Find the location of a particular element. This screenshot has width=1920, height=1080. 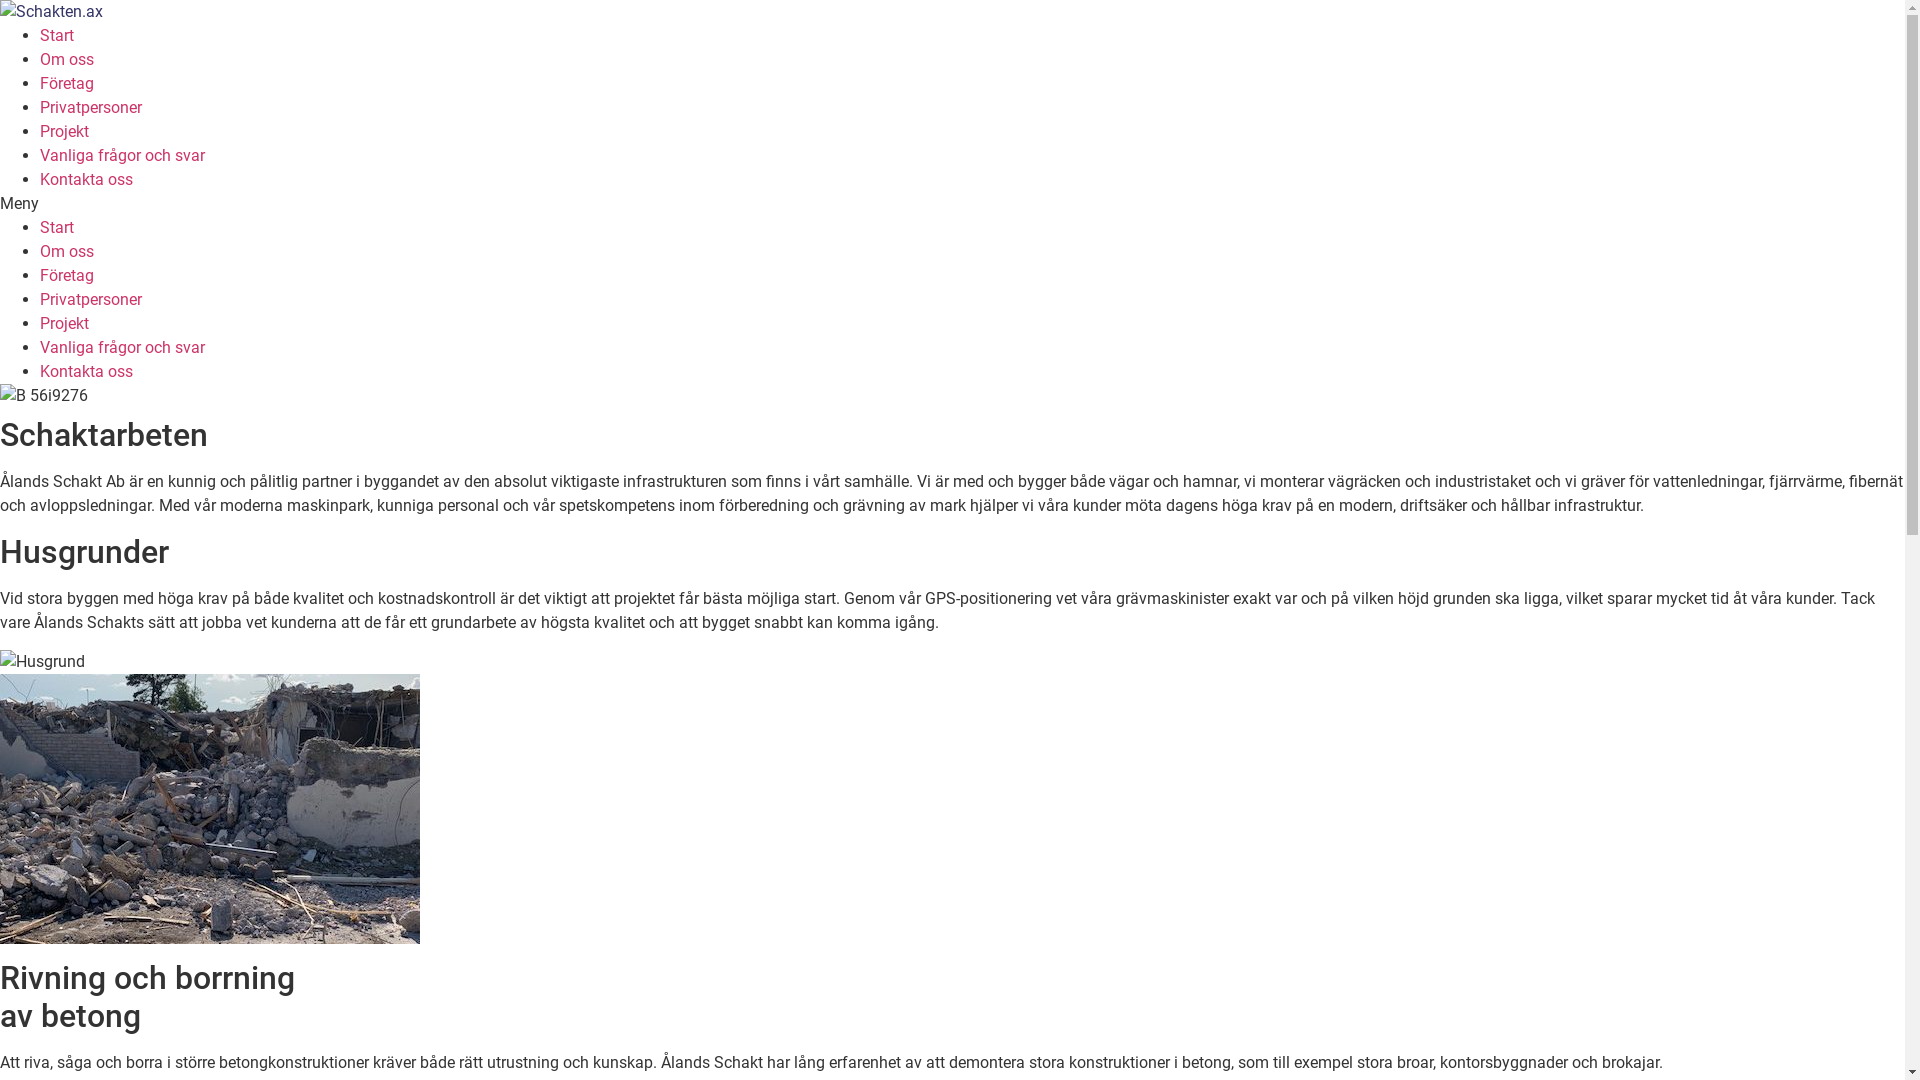

'Projekt' is located at coordinates (64, 322).